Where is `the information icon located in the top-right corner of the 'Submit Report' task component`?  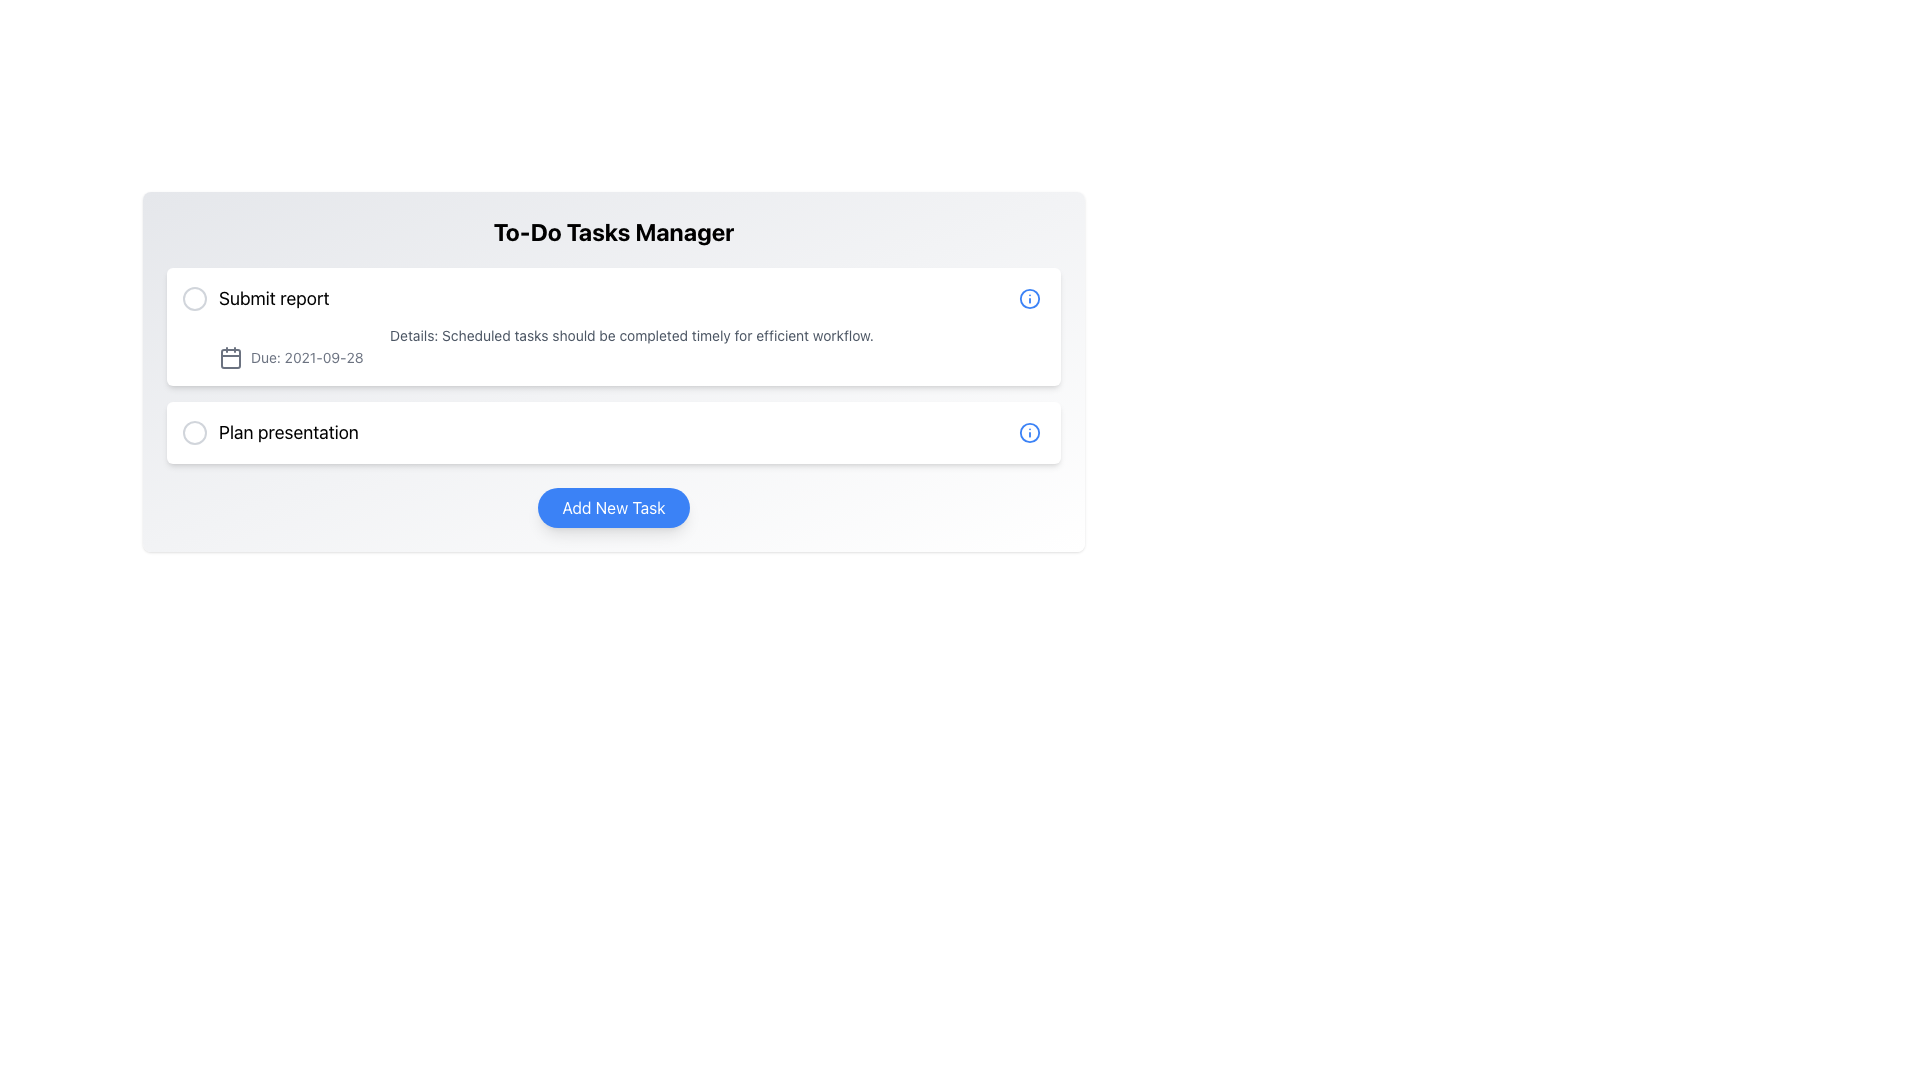
the information icon located in the top-right corner of the 'Submit Report' task component is located at coordinates (1030, 299).